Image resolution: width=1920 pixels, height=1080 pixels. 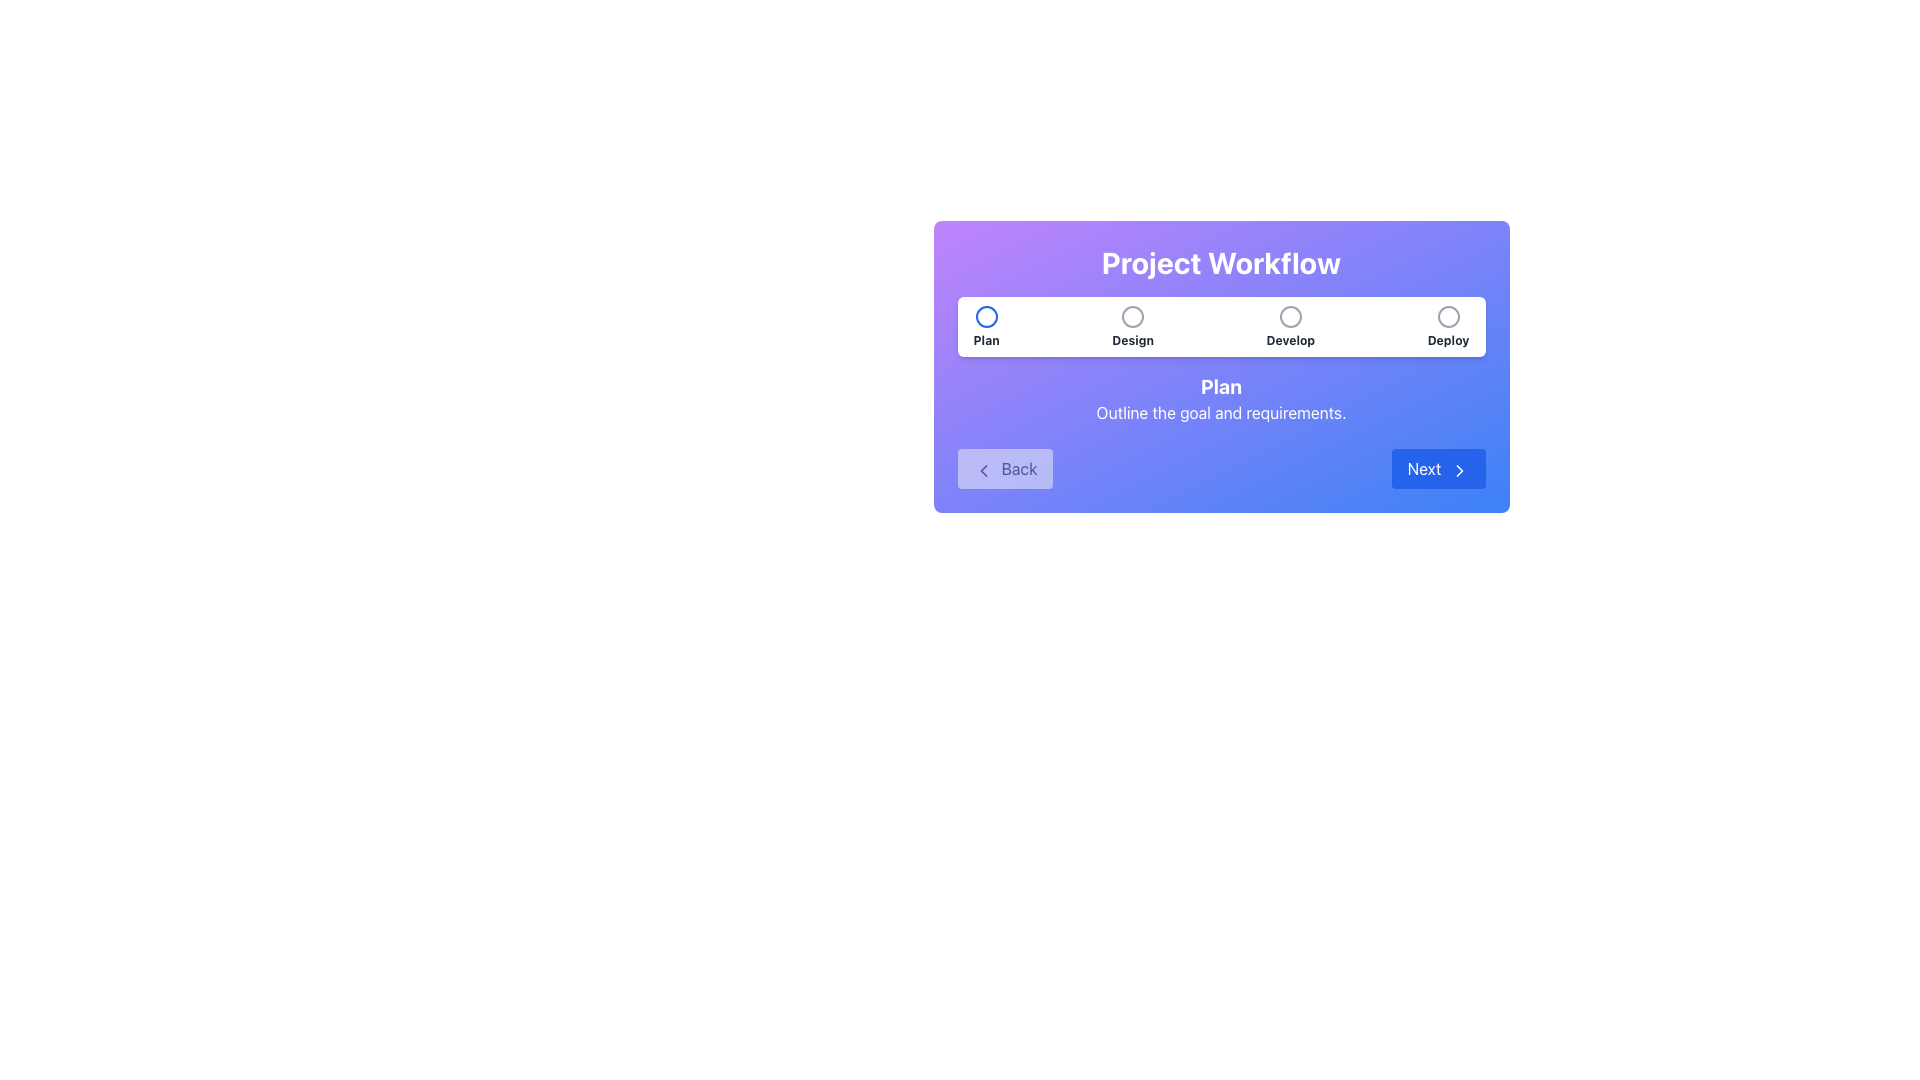 I want to click on the first Step Indicator labeled 'Plan' in the stepper component, which visually represents the first stage of a multi-step workflow, so click(x=986, y=326).